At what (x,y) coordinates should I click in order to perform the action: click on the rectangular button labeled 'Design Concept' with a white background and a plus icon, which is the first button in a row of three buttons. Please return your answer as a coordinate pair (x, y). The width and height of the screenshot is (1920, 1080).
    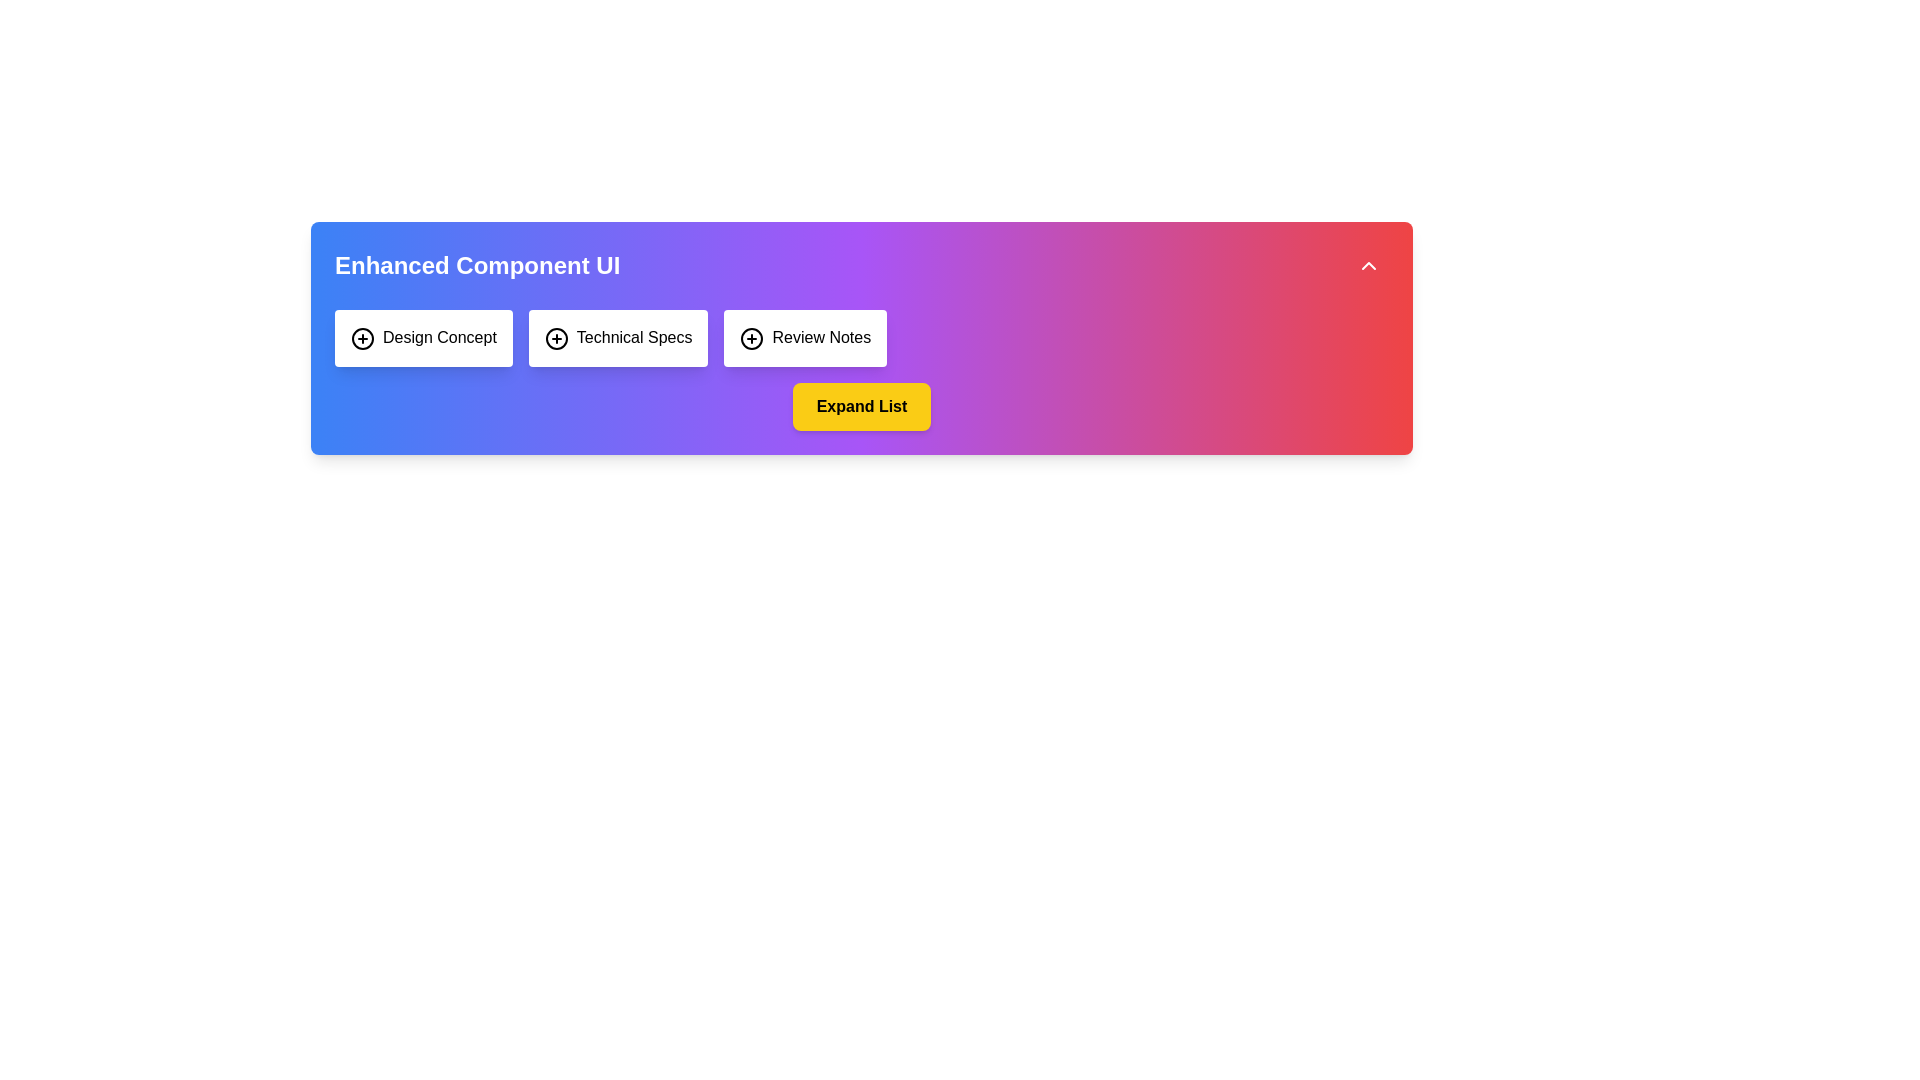
    Looking at the image, I should click on (422, 337).